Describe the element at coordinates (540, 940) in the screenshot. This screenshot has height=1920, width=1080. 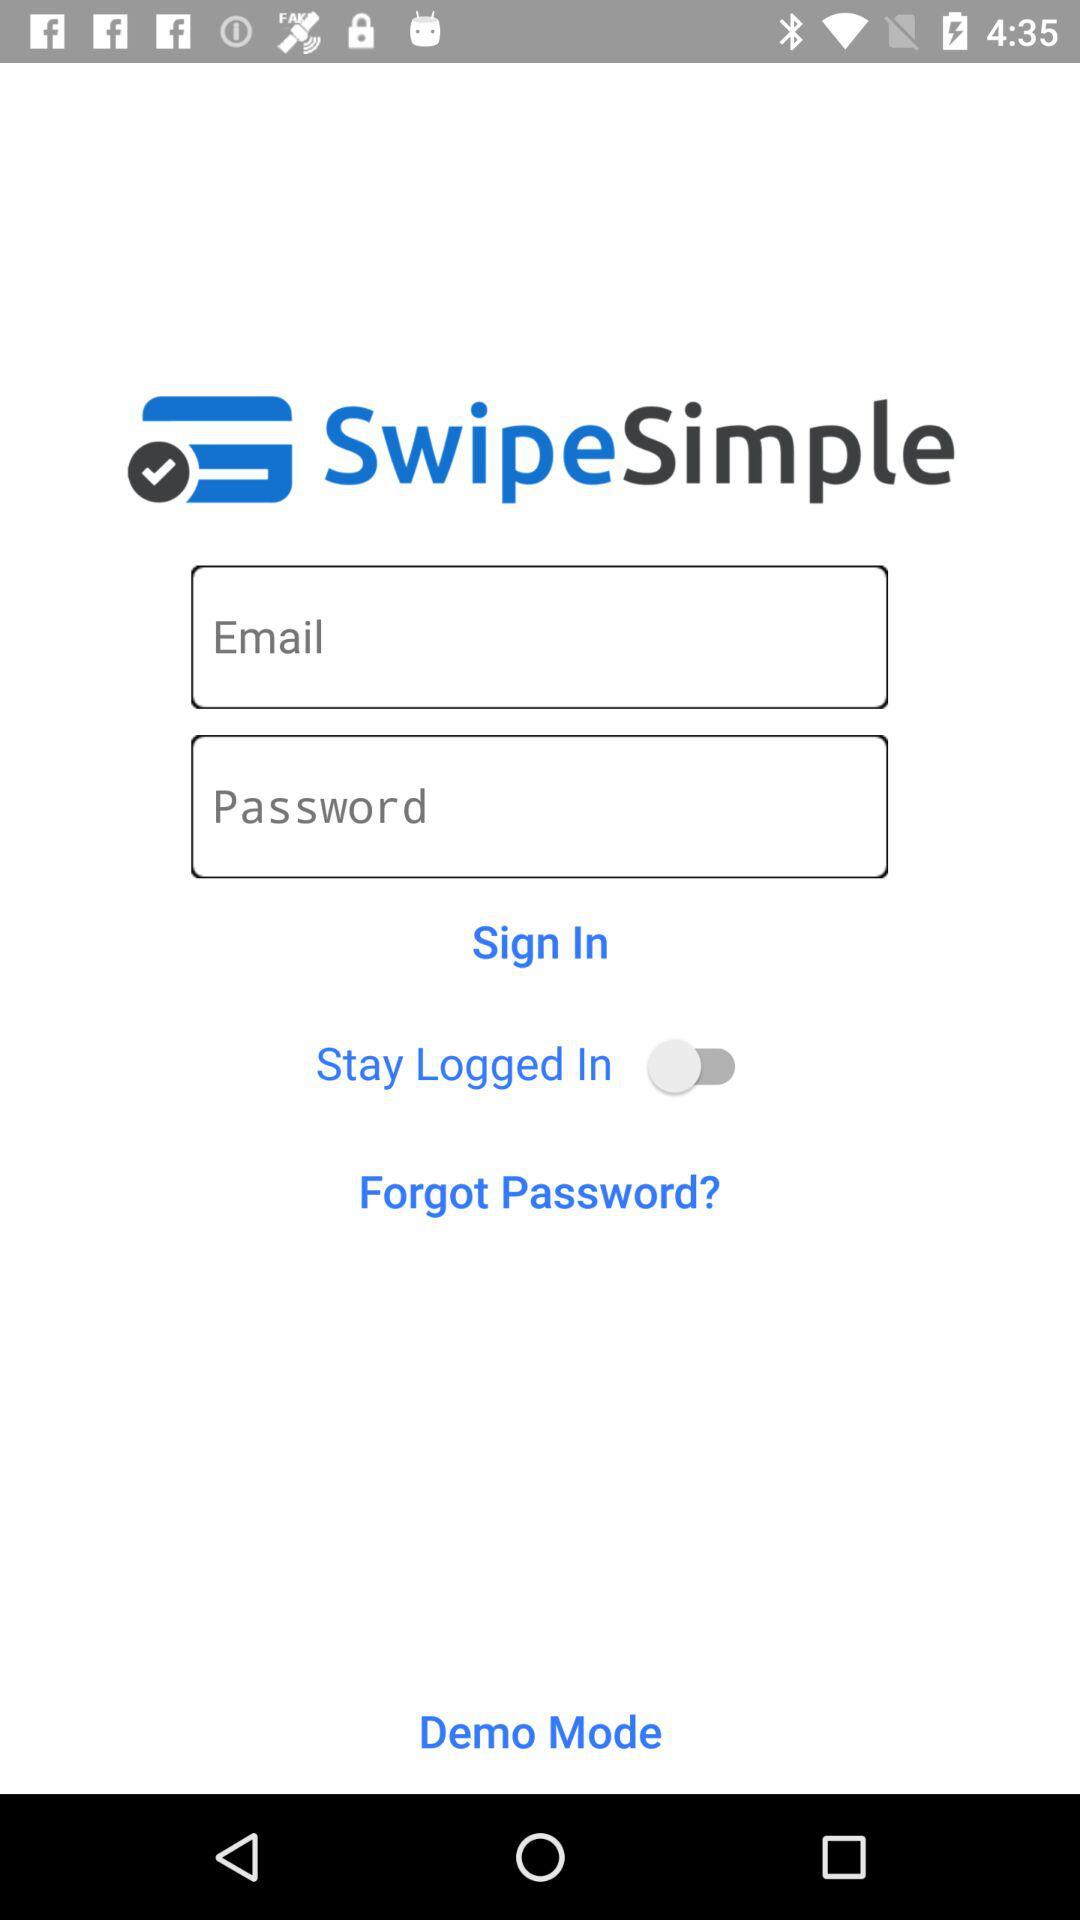
I see `the sign in` at that location.